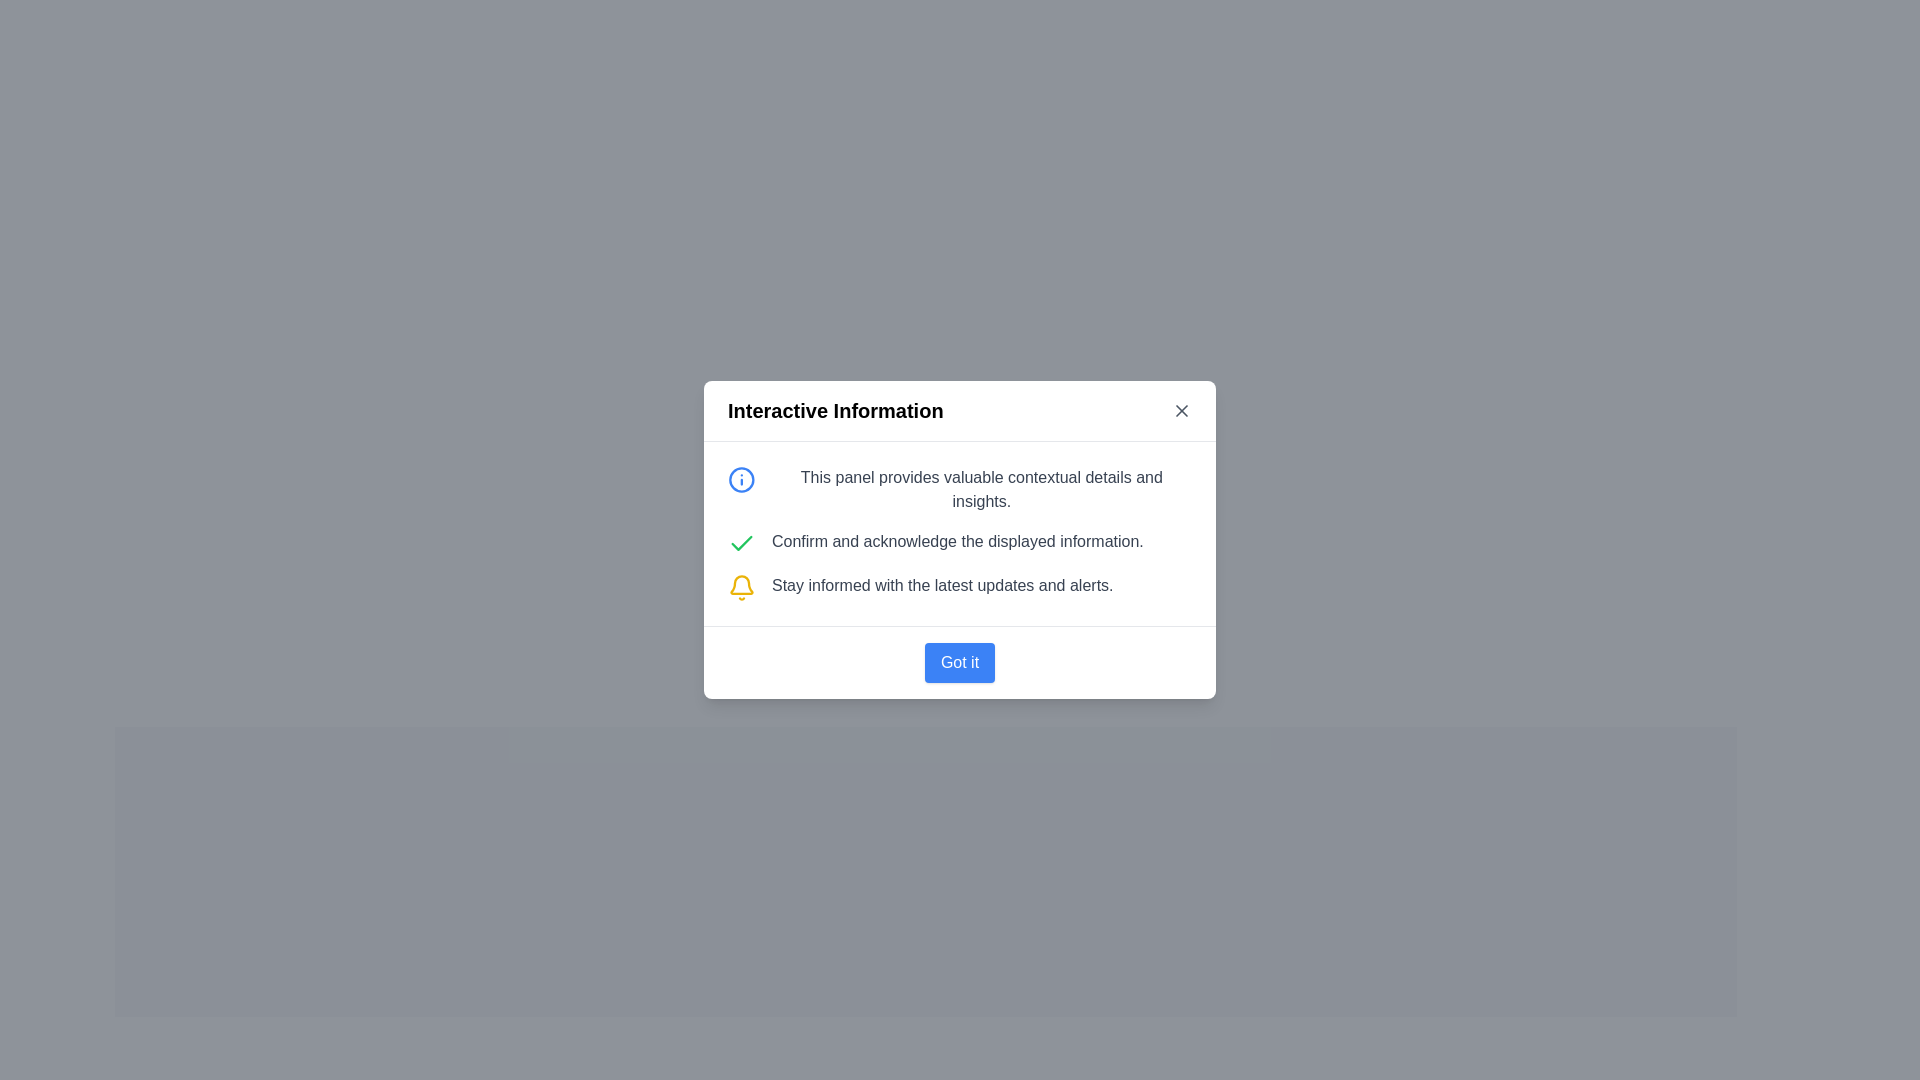 The height and width of the screenshot is (1080, 1920). Describe the element at coordinates (1181, 410) in the screenshot. I see `the close button icon located at the top-right corner of the 'Interactive Information' modal dialog` at that location.